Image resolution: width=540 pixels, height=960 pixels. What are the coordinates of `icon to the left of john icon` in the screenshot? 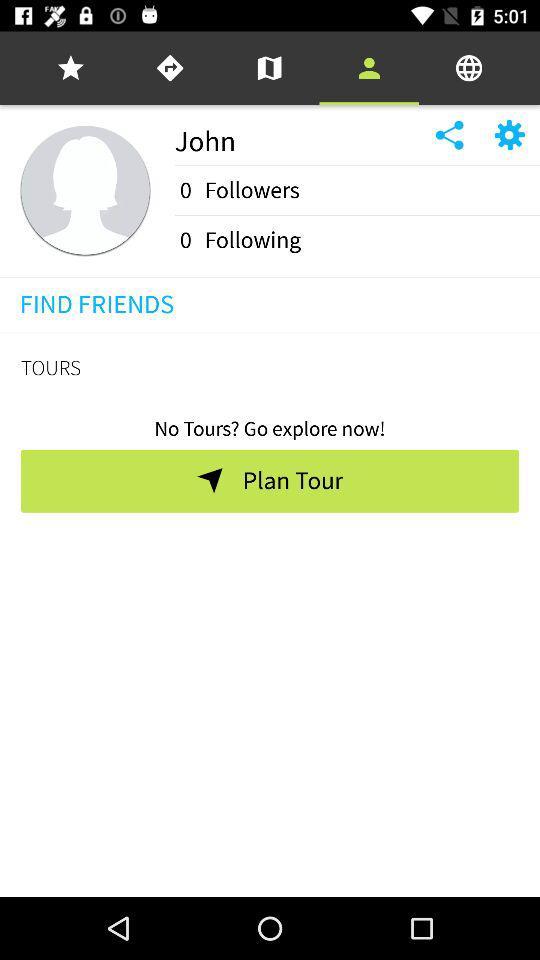 It's located at (84, 190).